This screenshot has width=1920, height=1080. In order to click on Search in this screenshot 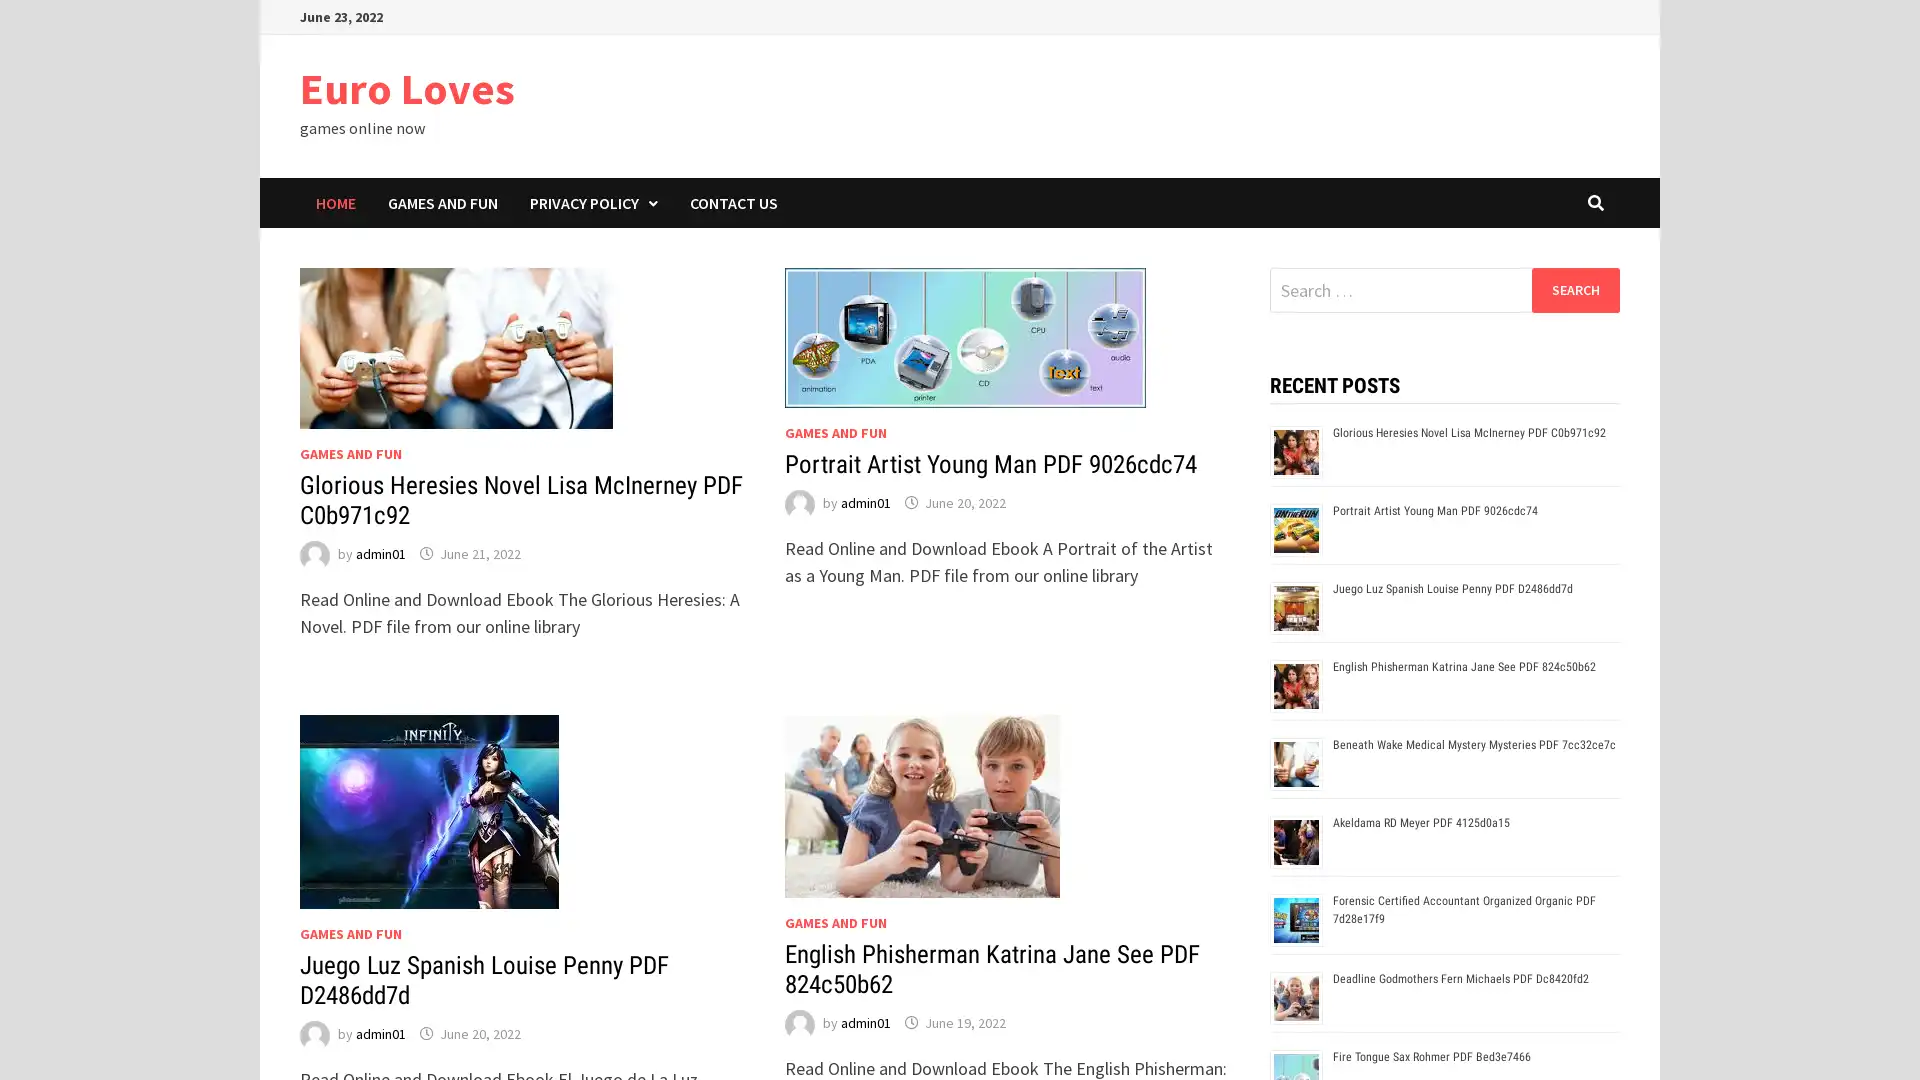, I will do `click(1574, 289)`.